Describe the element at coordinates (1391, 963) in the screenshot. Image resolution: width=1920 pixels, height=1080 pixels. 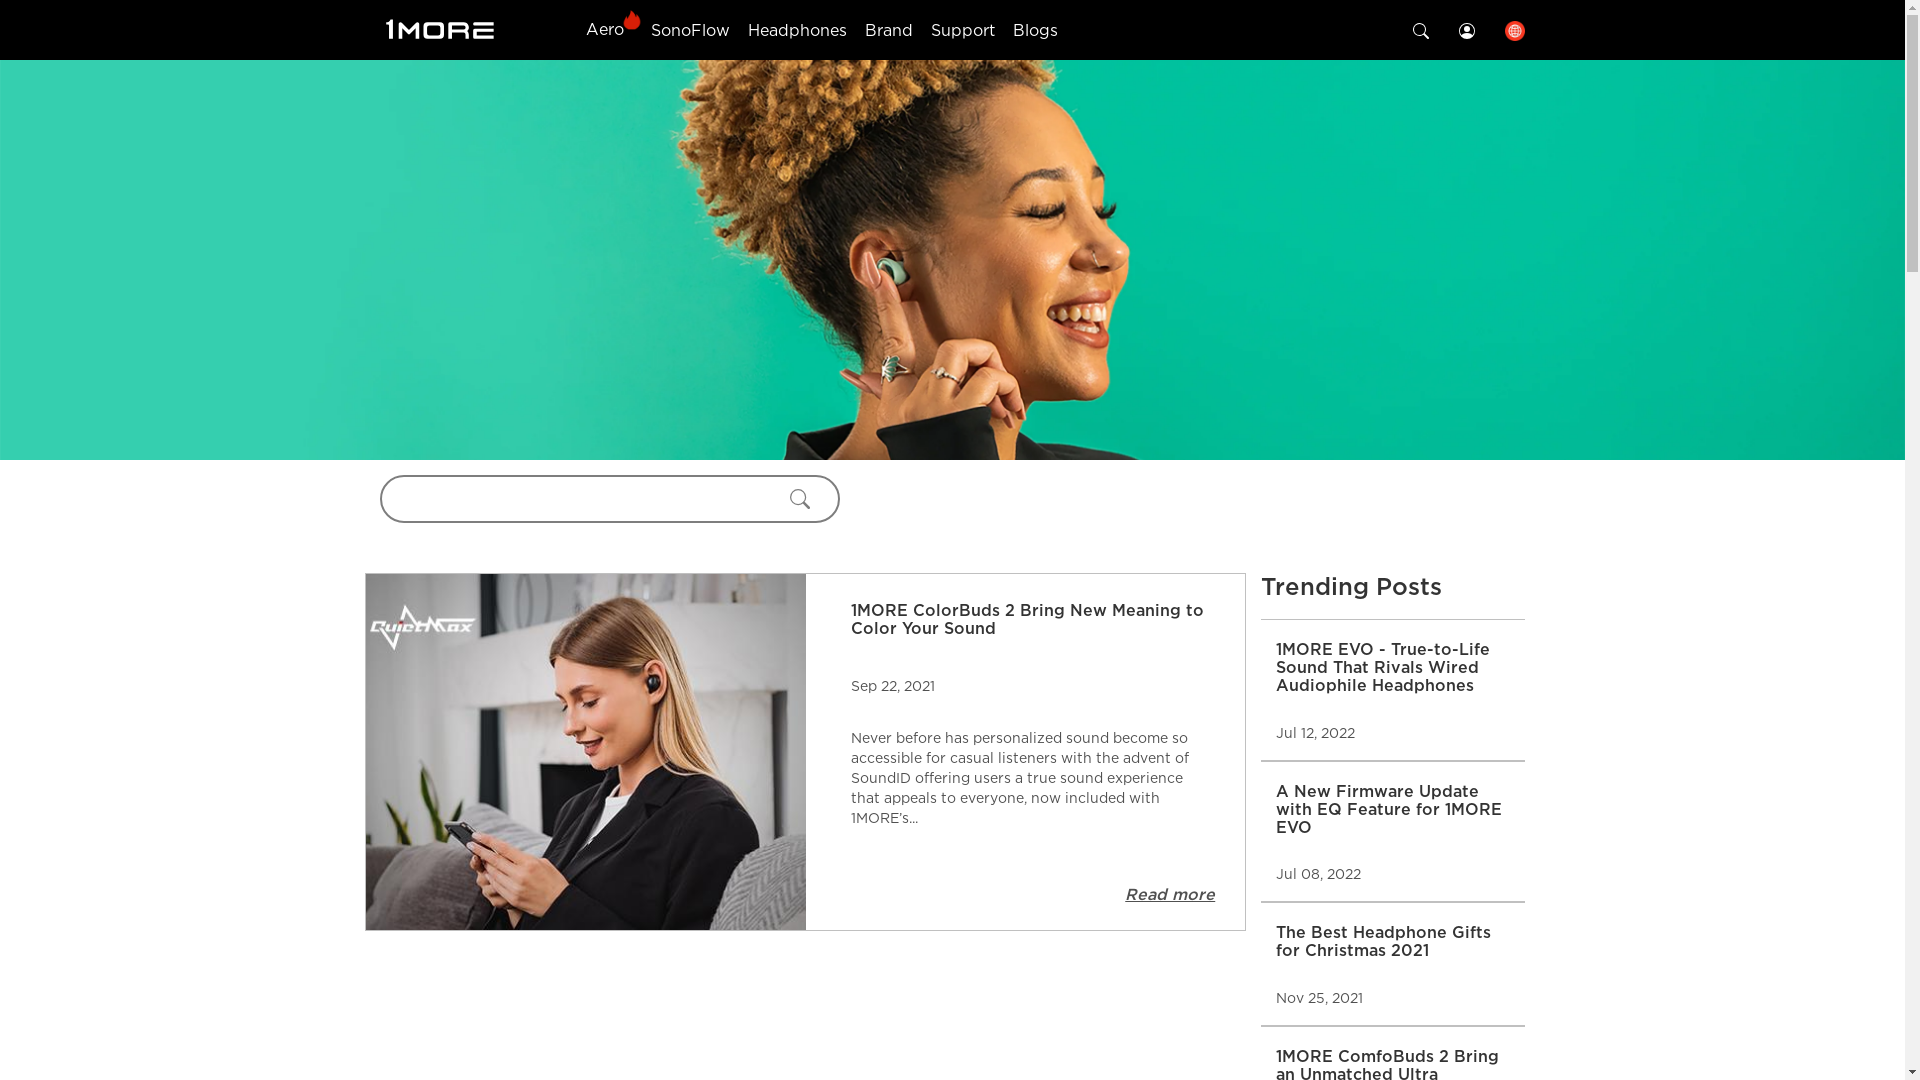
I see `'The Best Headphone Gifts for Christmas 2021` at that location.